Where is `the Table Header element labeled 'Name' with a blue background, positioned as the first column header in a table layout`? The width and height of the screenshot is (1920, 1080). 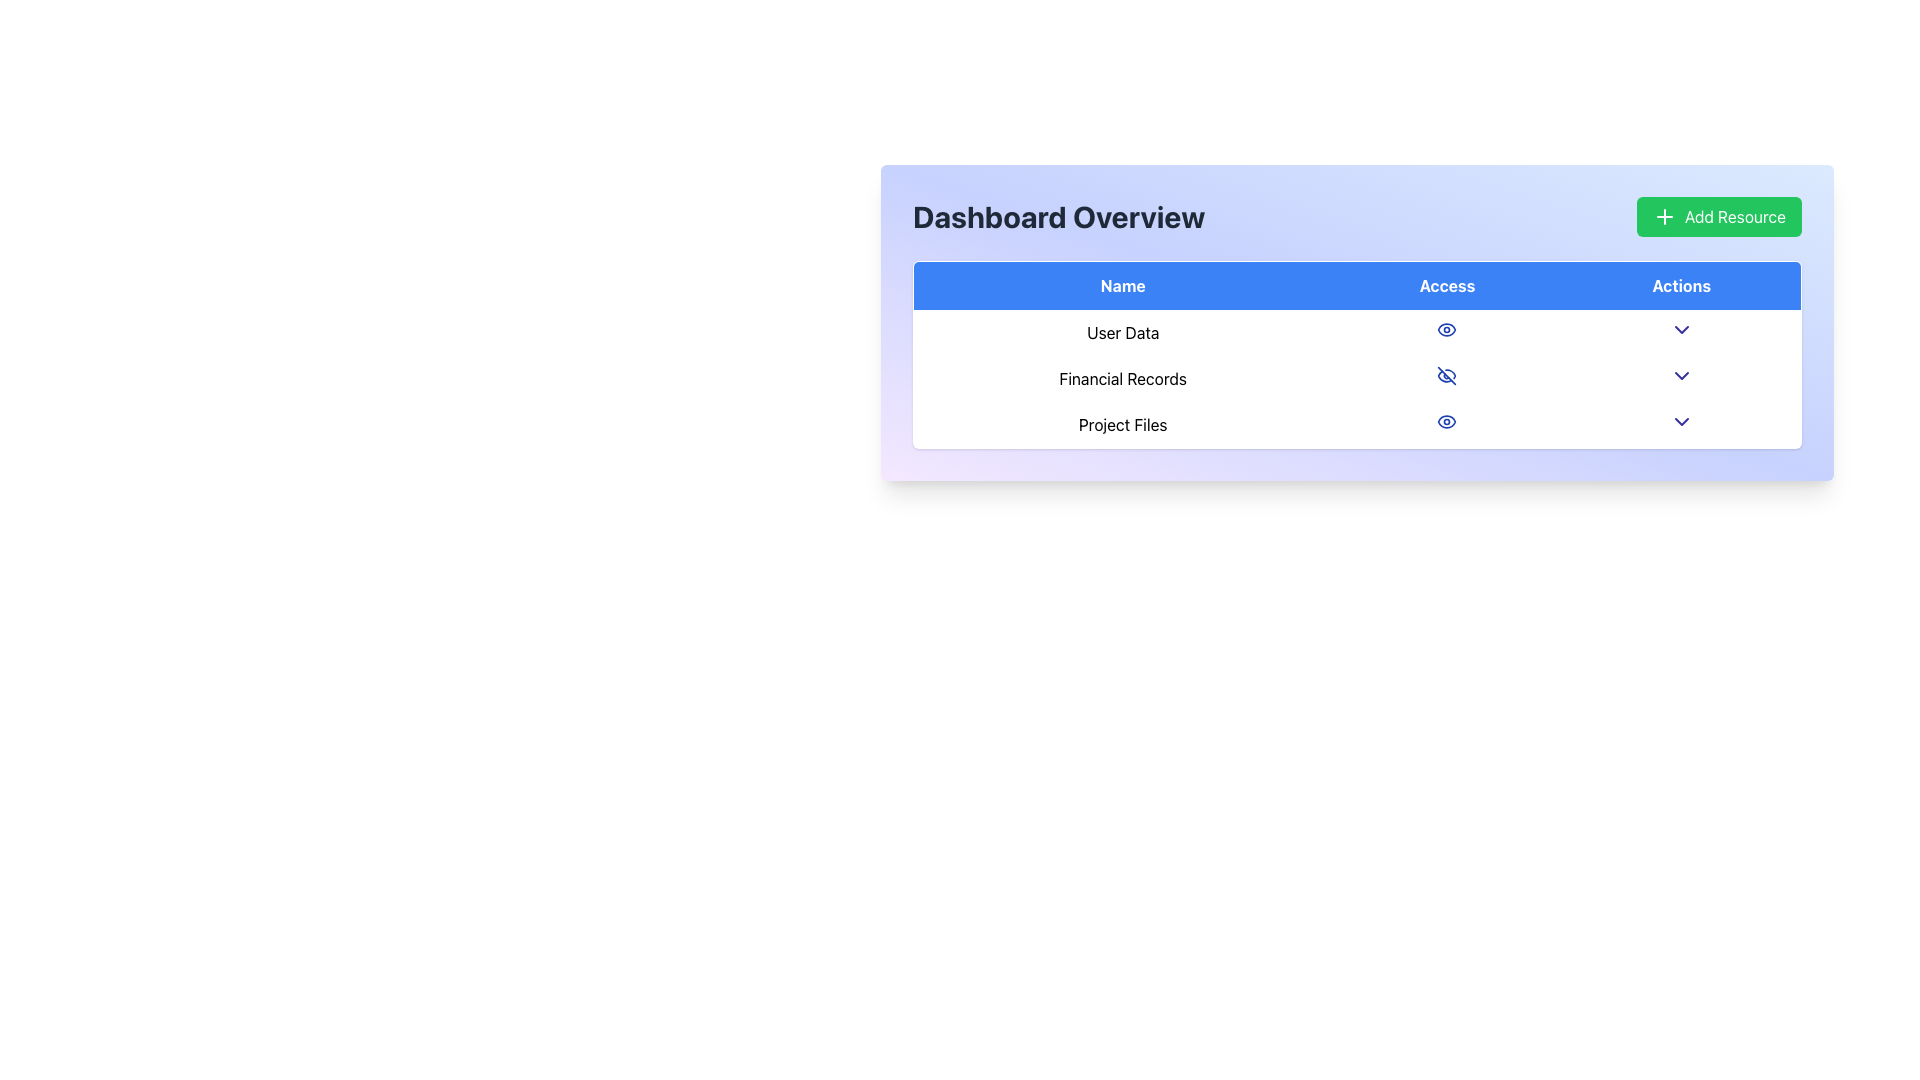
the Table Header element labeled 'Name' with a blue background, positioned as the first column header in a table layout is located at coordinates (1123, 285).